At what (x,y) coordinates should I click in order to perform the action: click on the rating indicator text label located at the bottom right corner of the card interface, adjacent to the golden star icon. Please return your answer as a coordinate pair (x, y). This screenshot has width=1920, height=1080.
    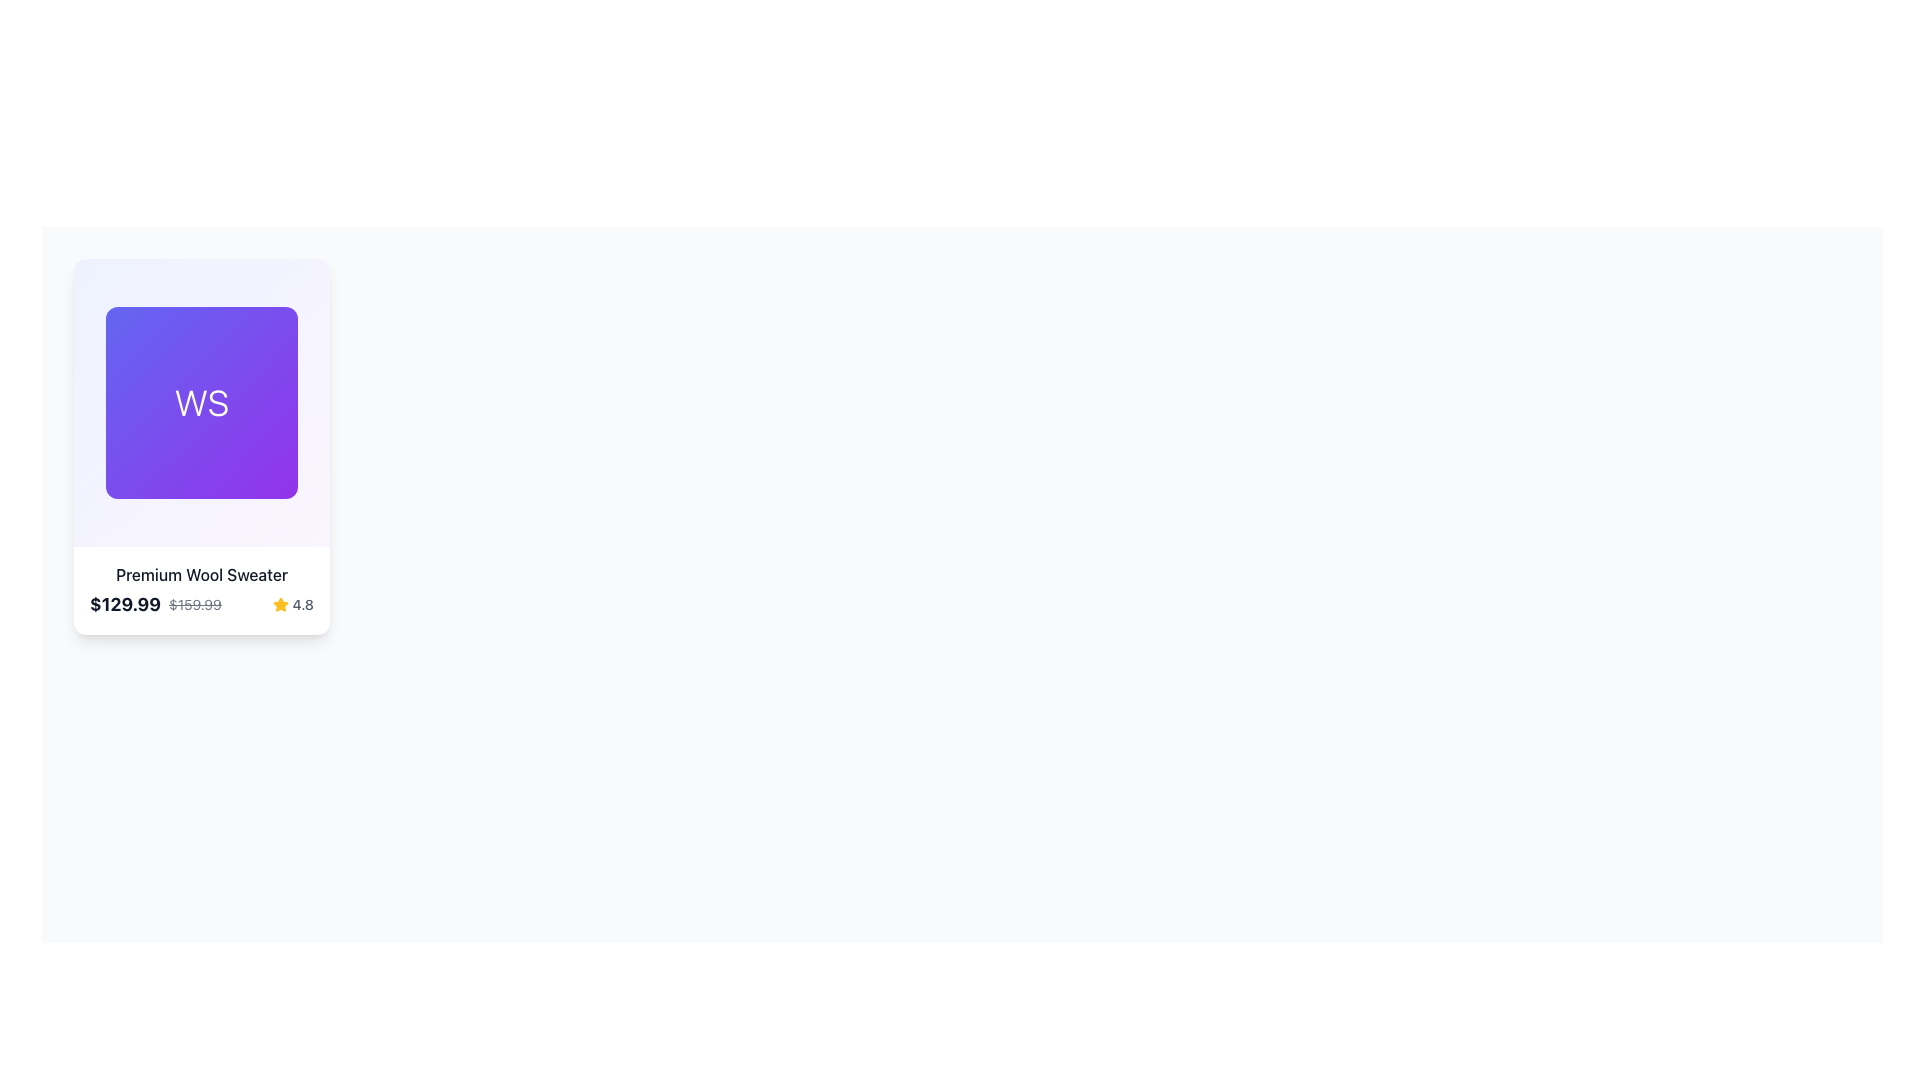
    Looking at the image, I should click on (302, 604).